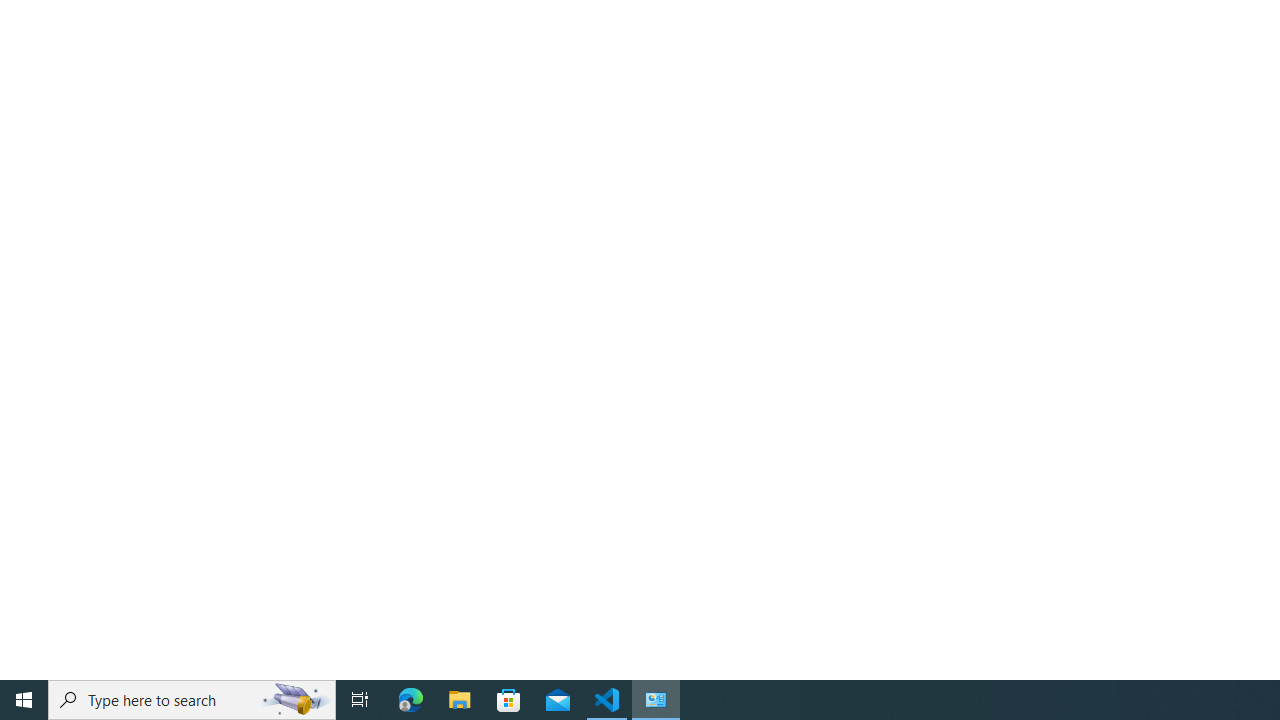 Image resolution: width=1280 pixels, height=720 pixels. I want to click on 'Microsoft Edge', so click(410, 698).